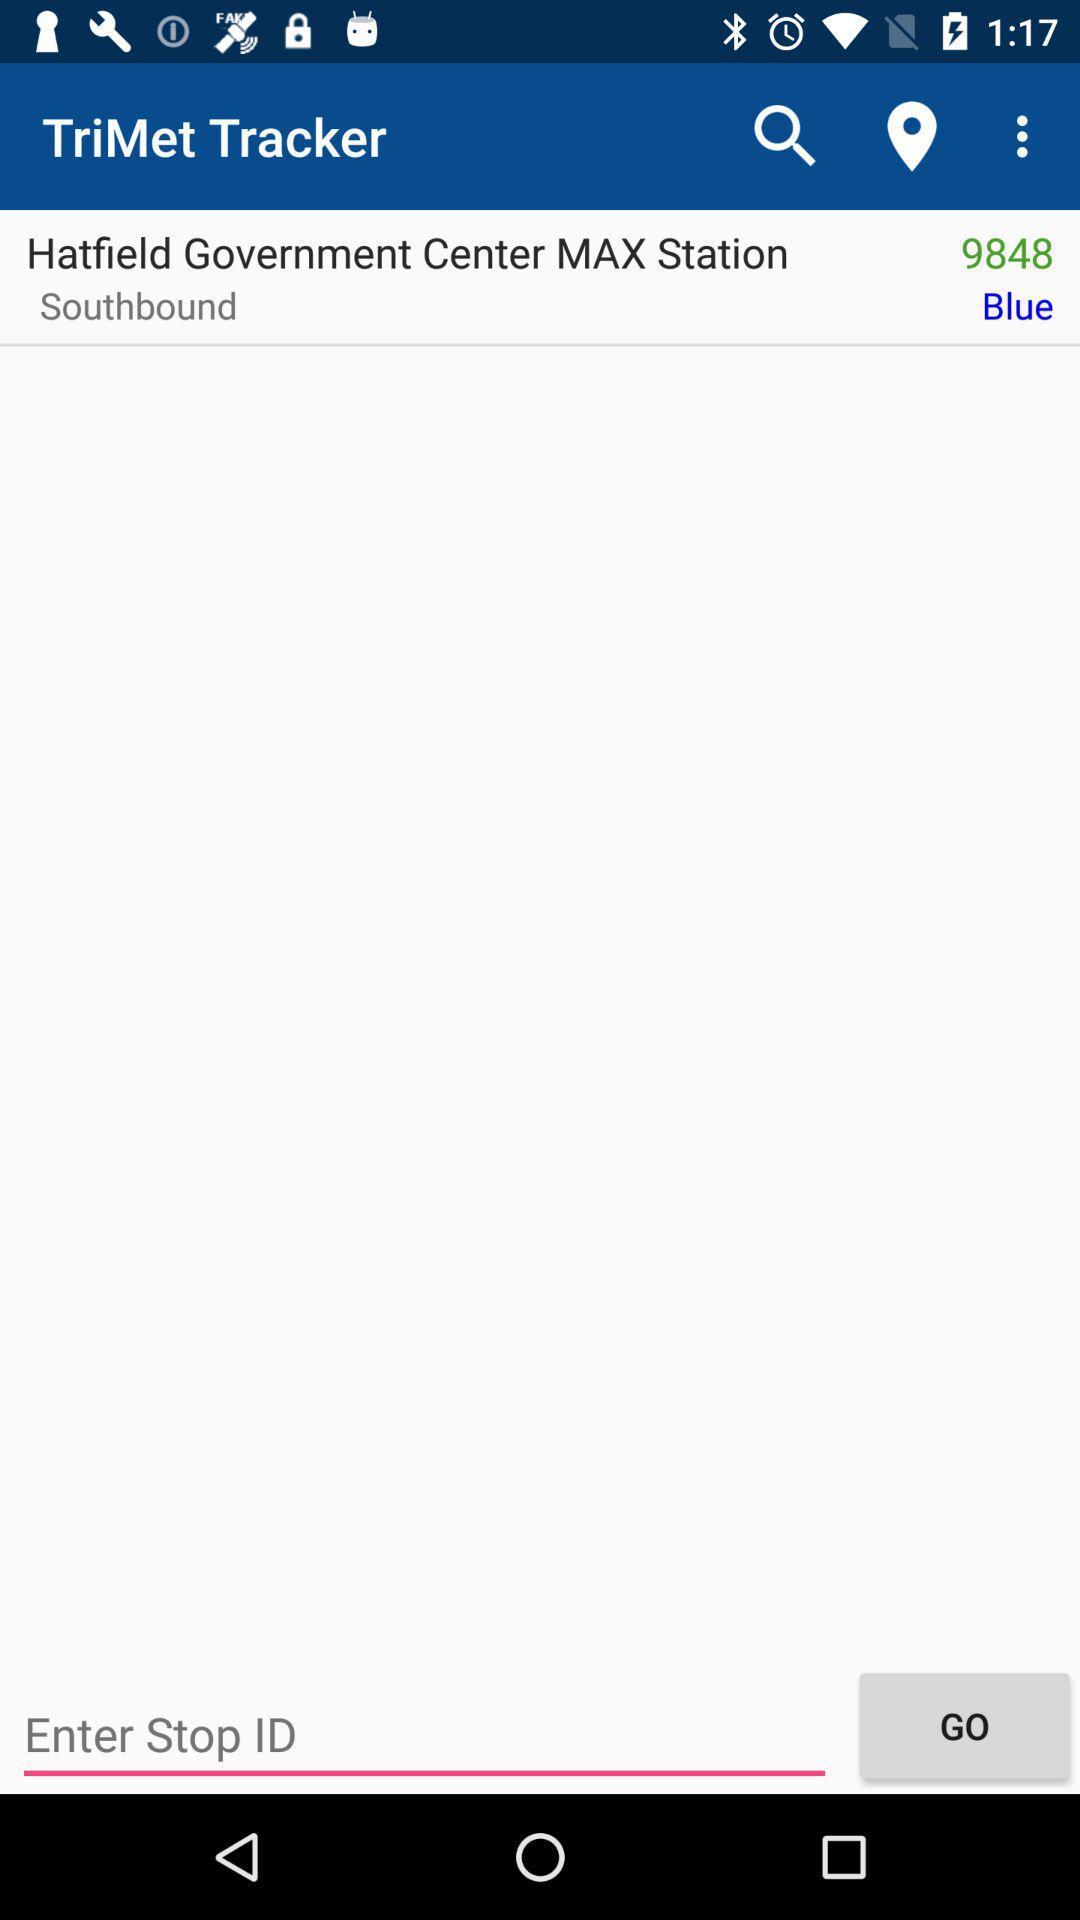 The height and width of the screenshot is (1920, 1080). I want to click on icon next to the 9848 item, so click(467, 244).